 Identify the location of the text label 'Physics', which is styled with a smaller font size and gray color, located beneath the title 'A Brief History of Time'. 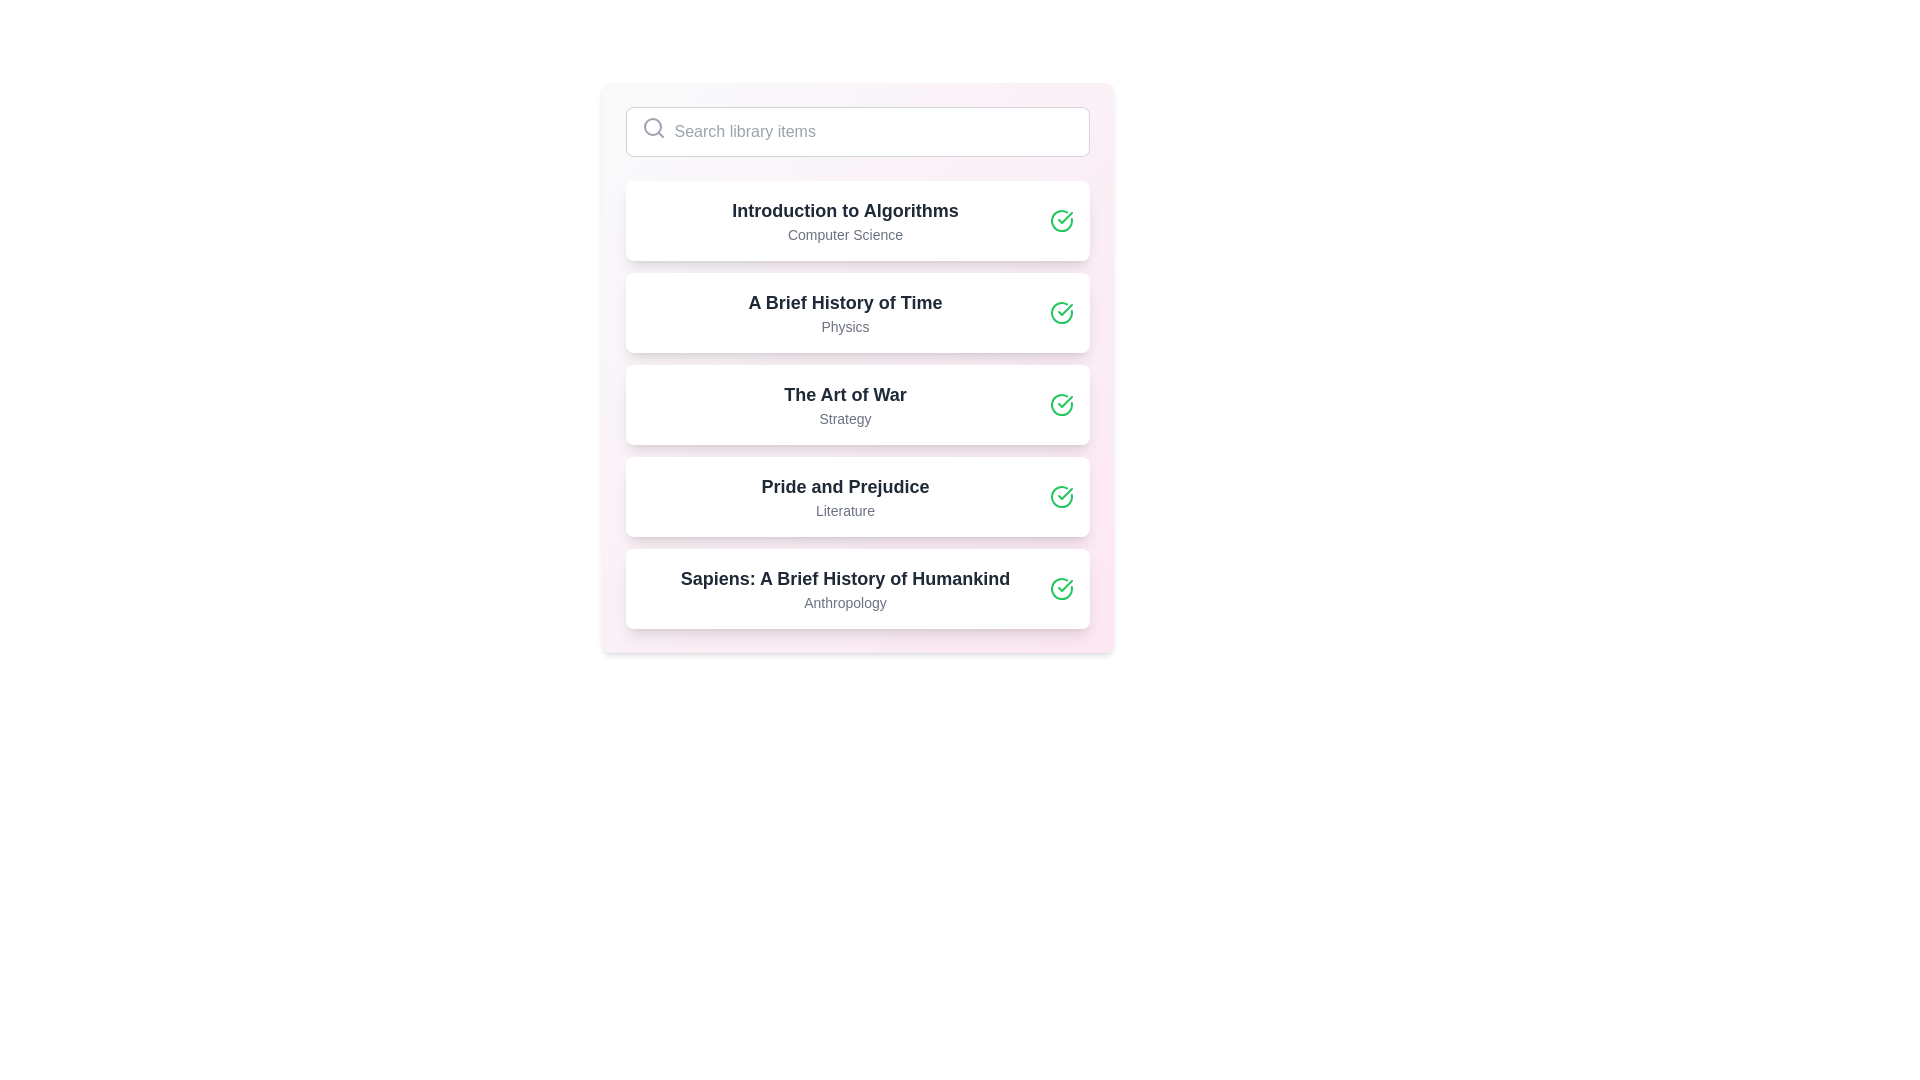
(845, 326).